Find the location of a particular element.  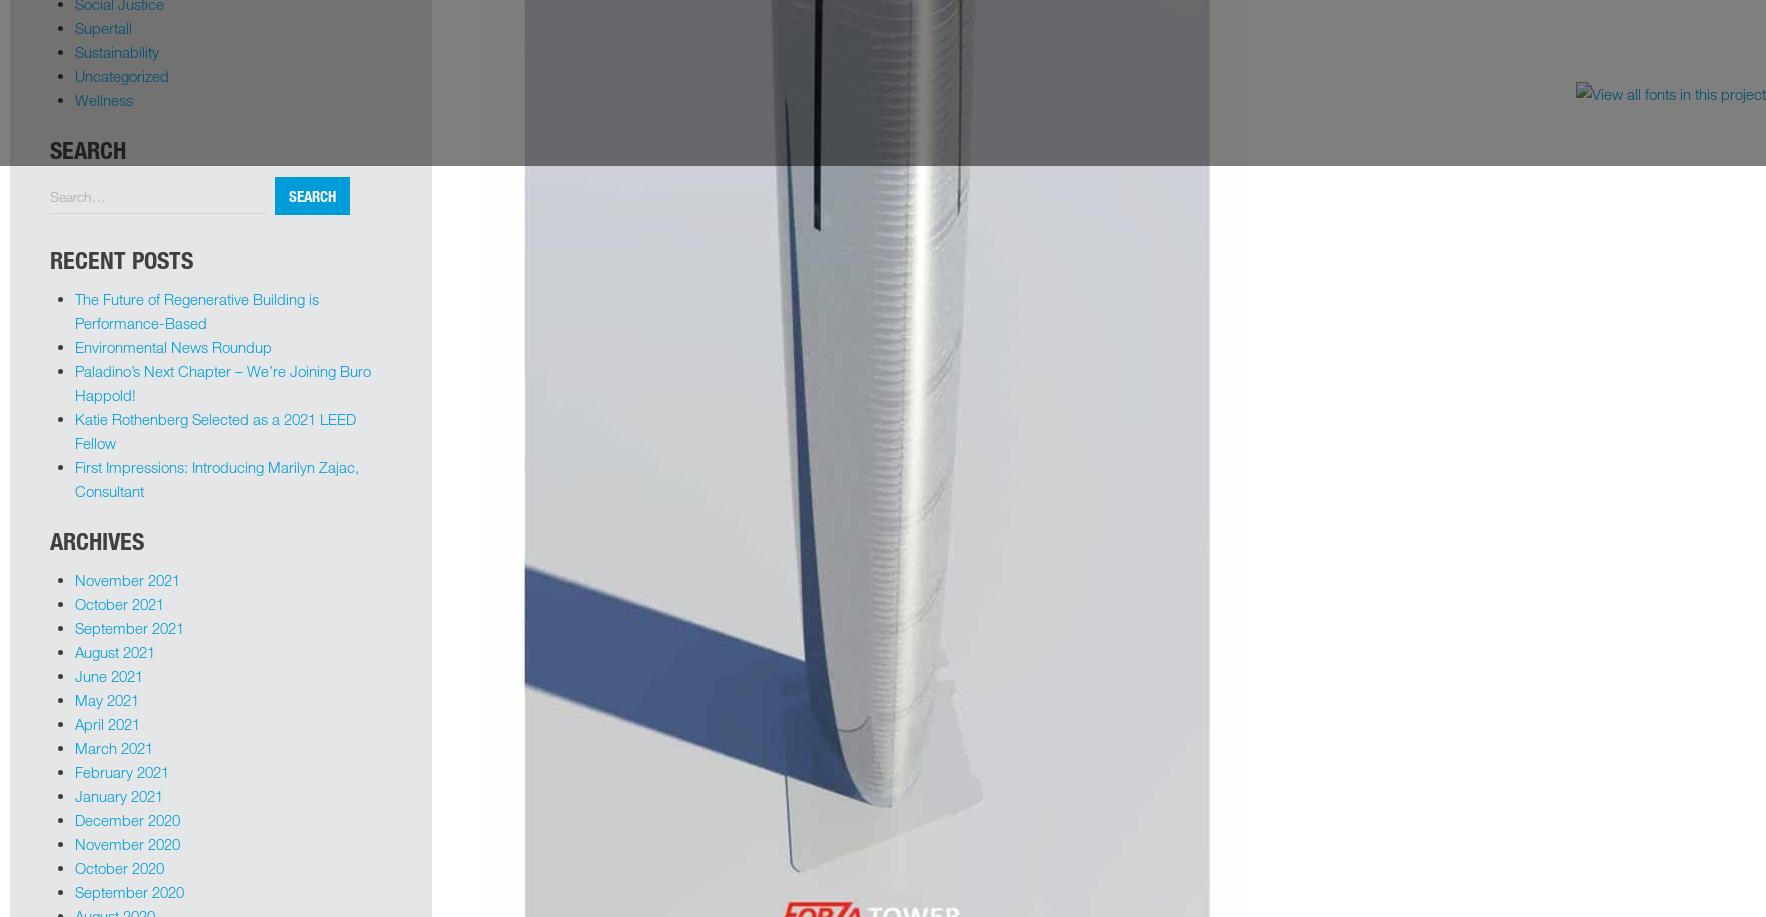

'April 2021' is located at coordinates (74, 721).